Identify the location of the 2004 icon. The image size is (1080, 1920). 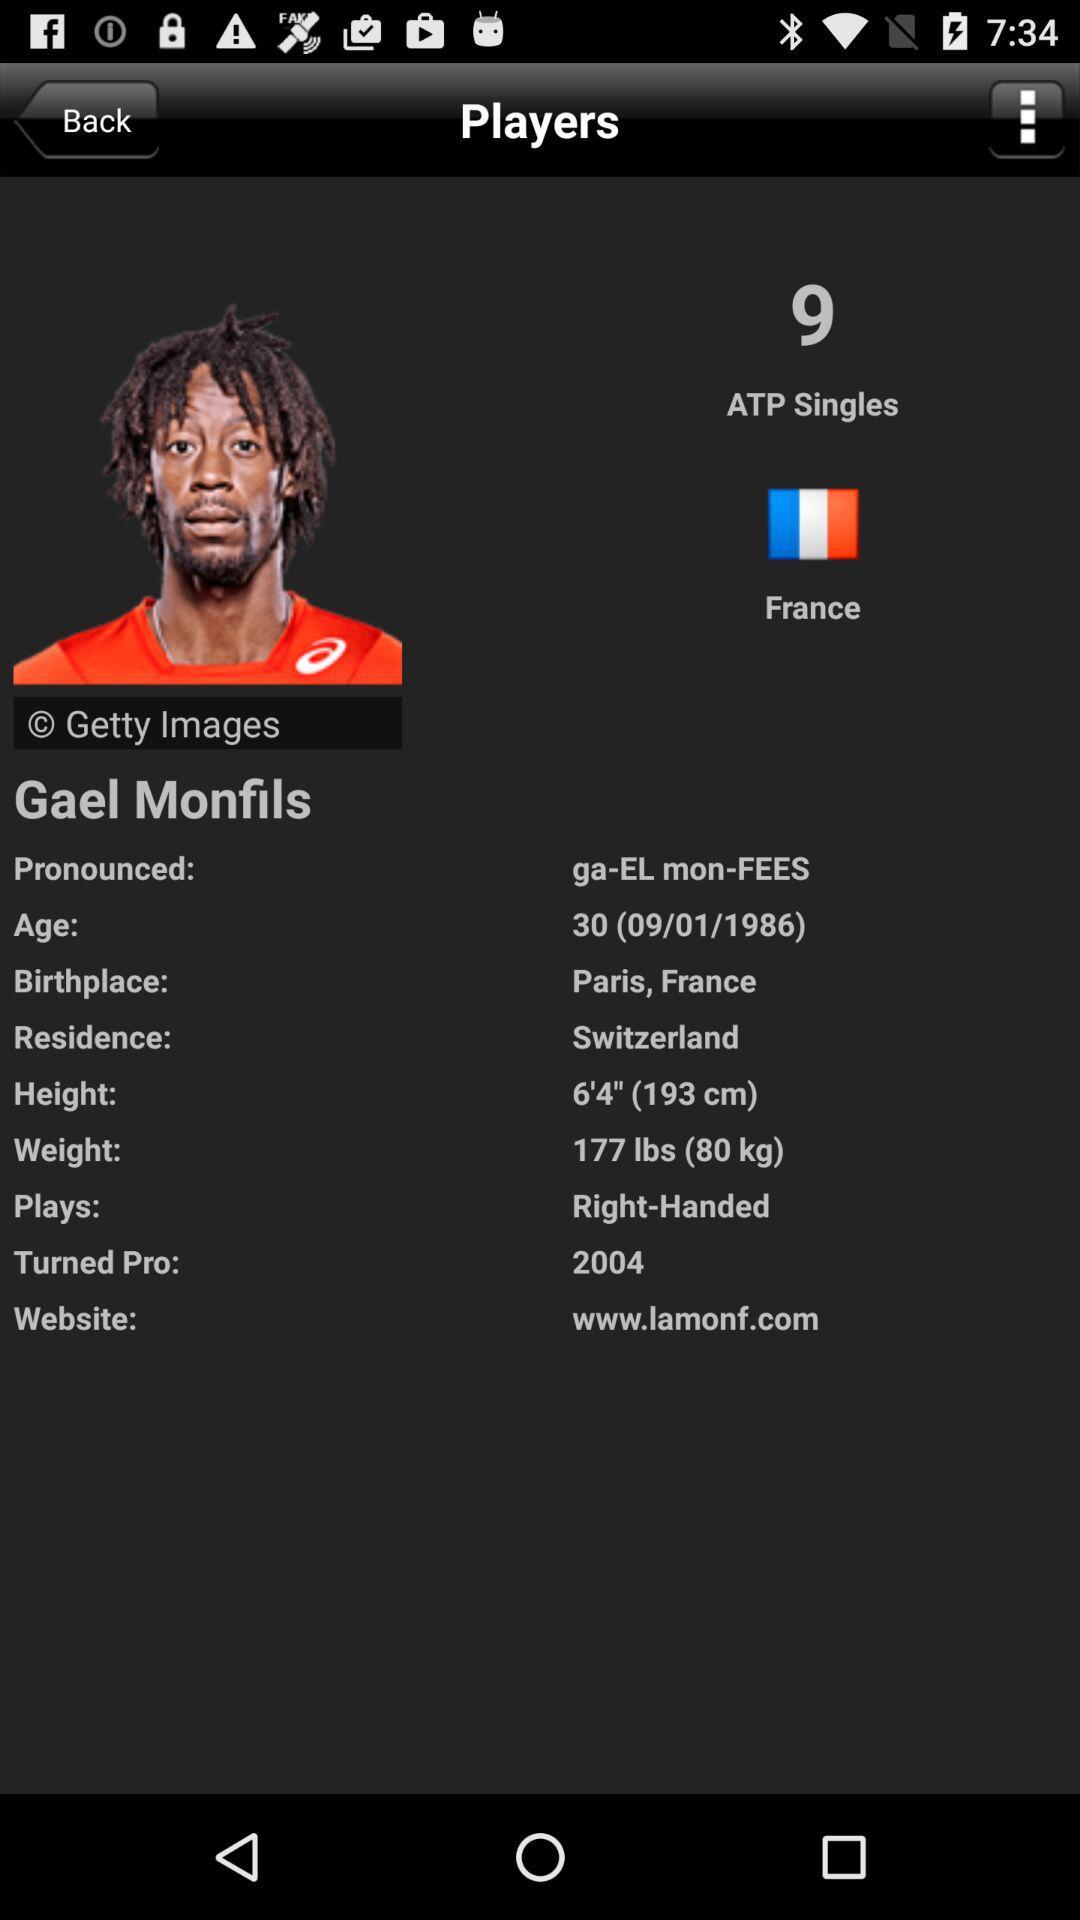
(826, 1260).